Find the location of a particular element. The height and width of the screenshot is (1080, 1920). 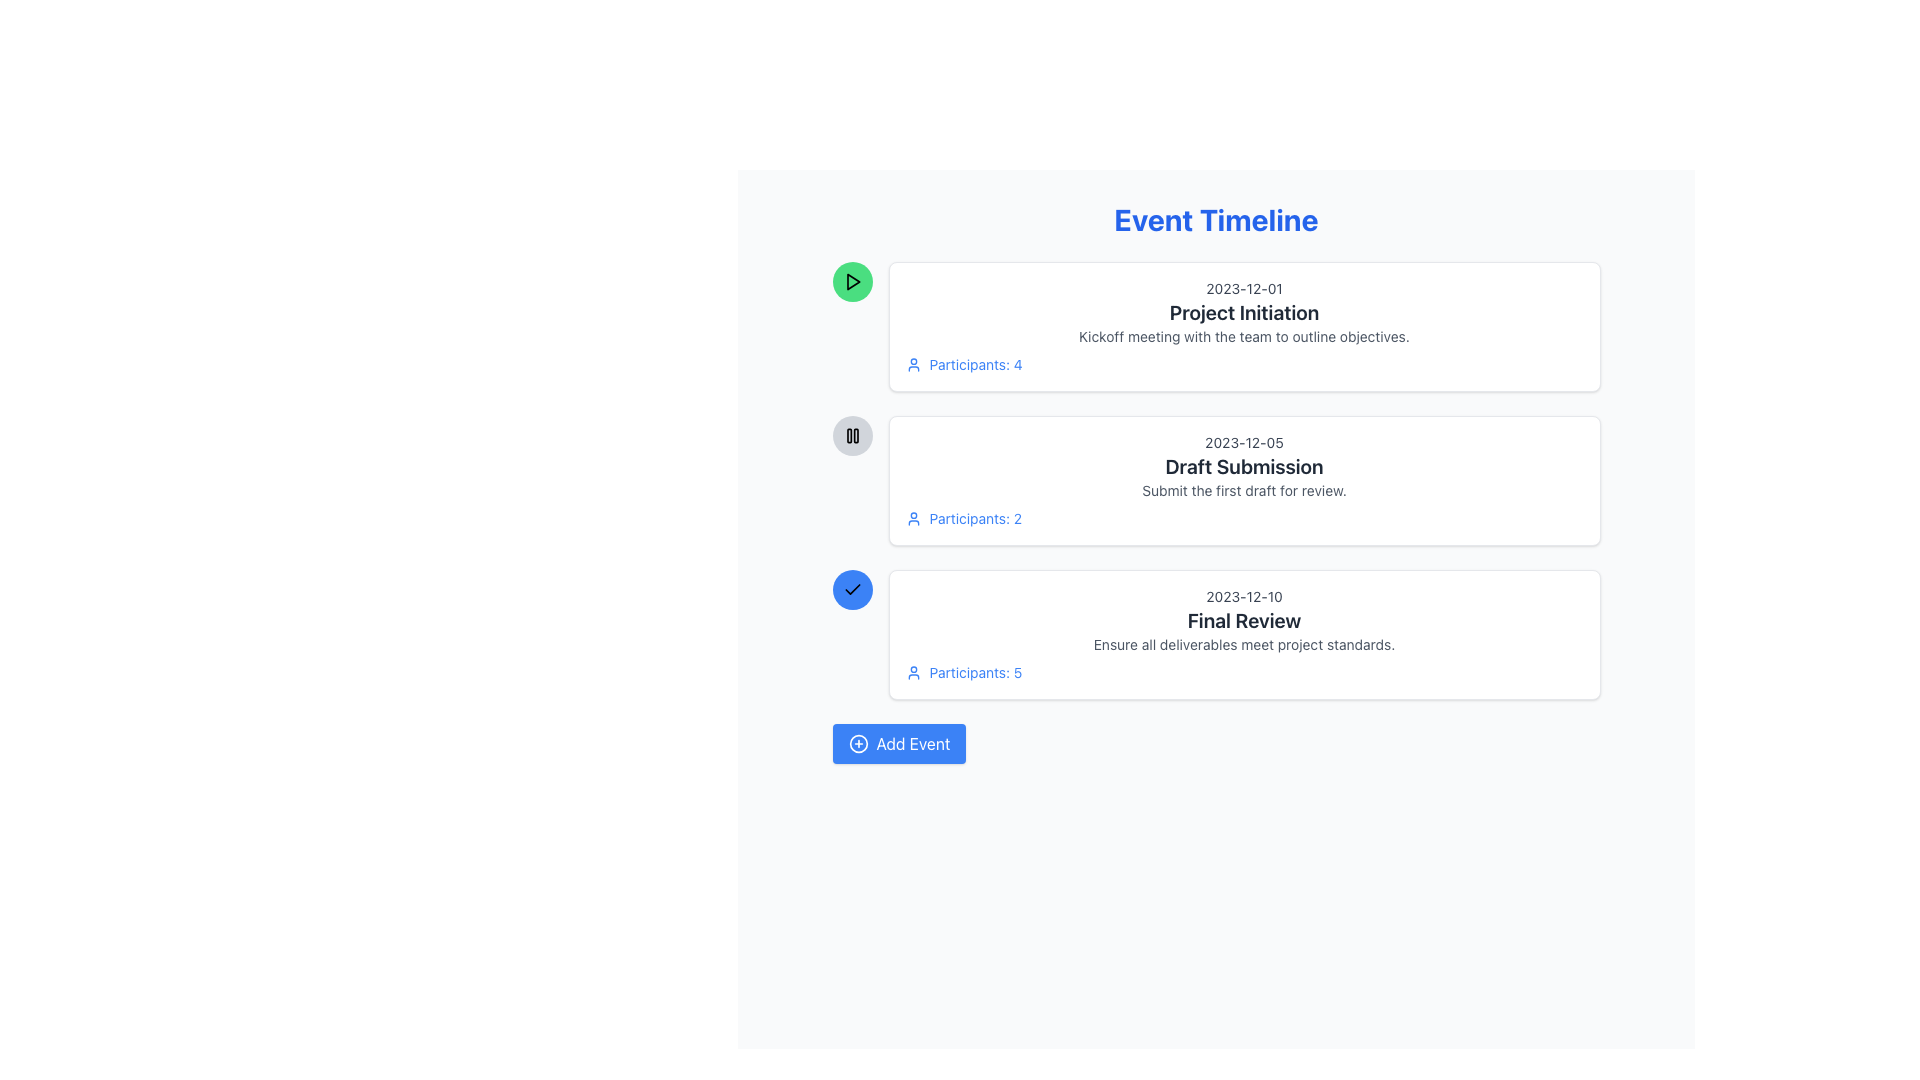

the circular button with a blue background and white checkmark icon located in the 'Final Review' section, which is the third element in the list of status indicators is located at coordinates (852, 589).